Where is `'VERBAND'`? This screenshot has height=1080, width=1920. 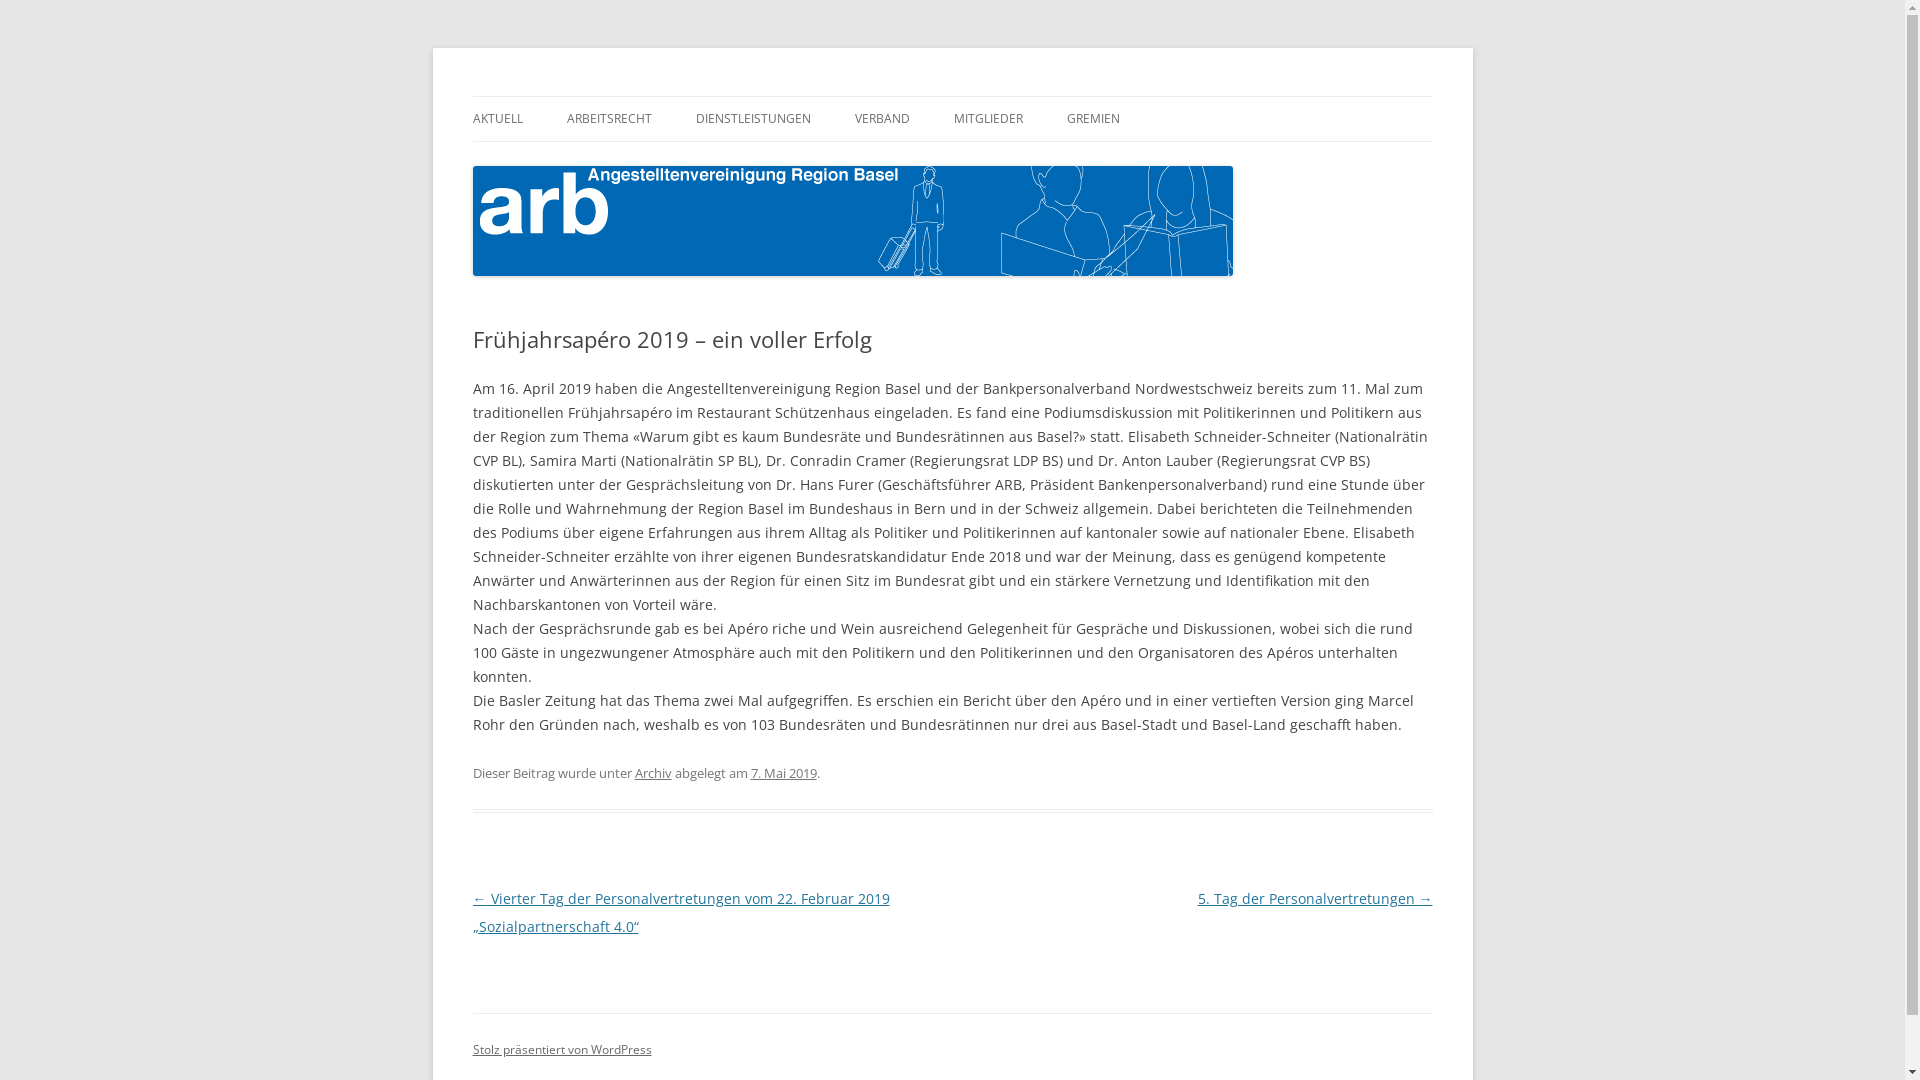 'VERBAND' is located at coordinates (880, 119).